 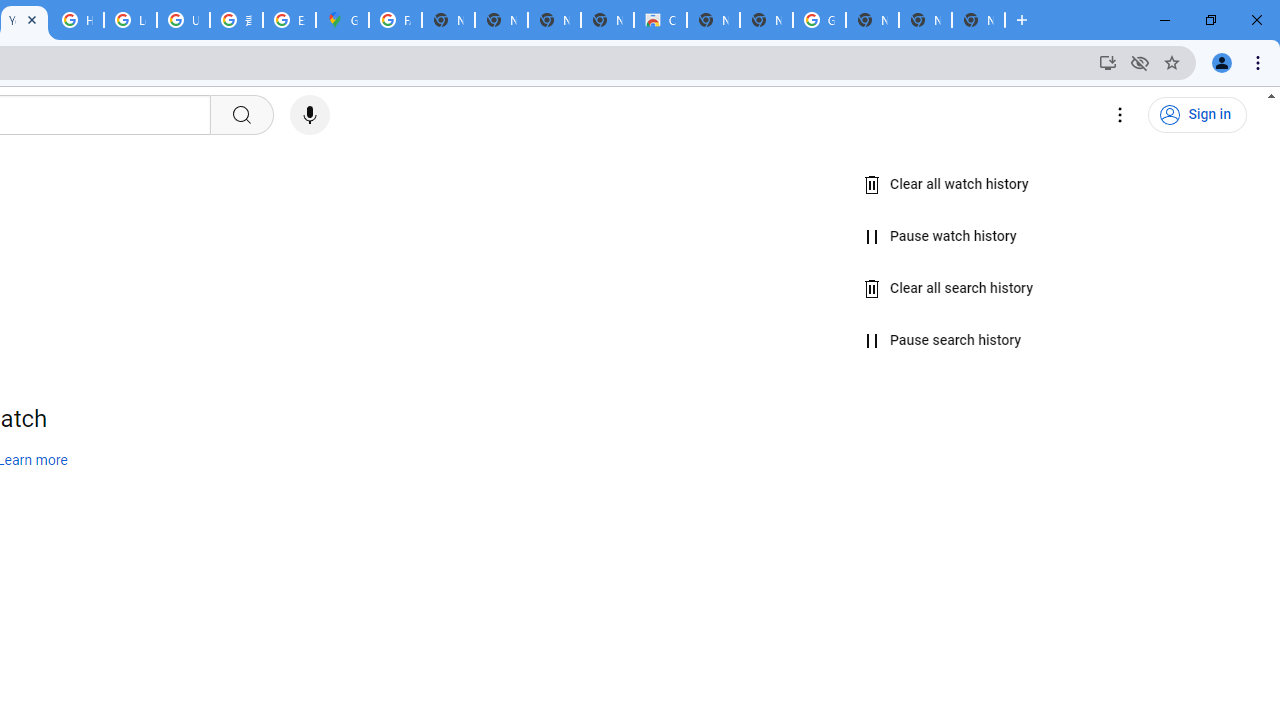 I want to click on 'Clear all search history', so click(x=948, y=288).